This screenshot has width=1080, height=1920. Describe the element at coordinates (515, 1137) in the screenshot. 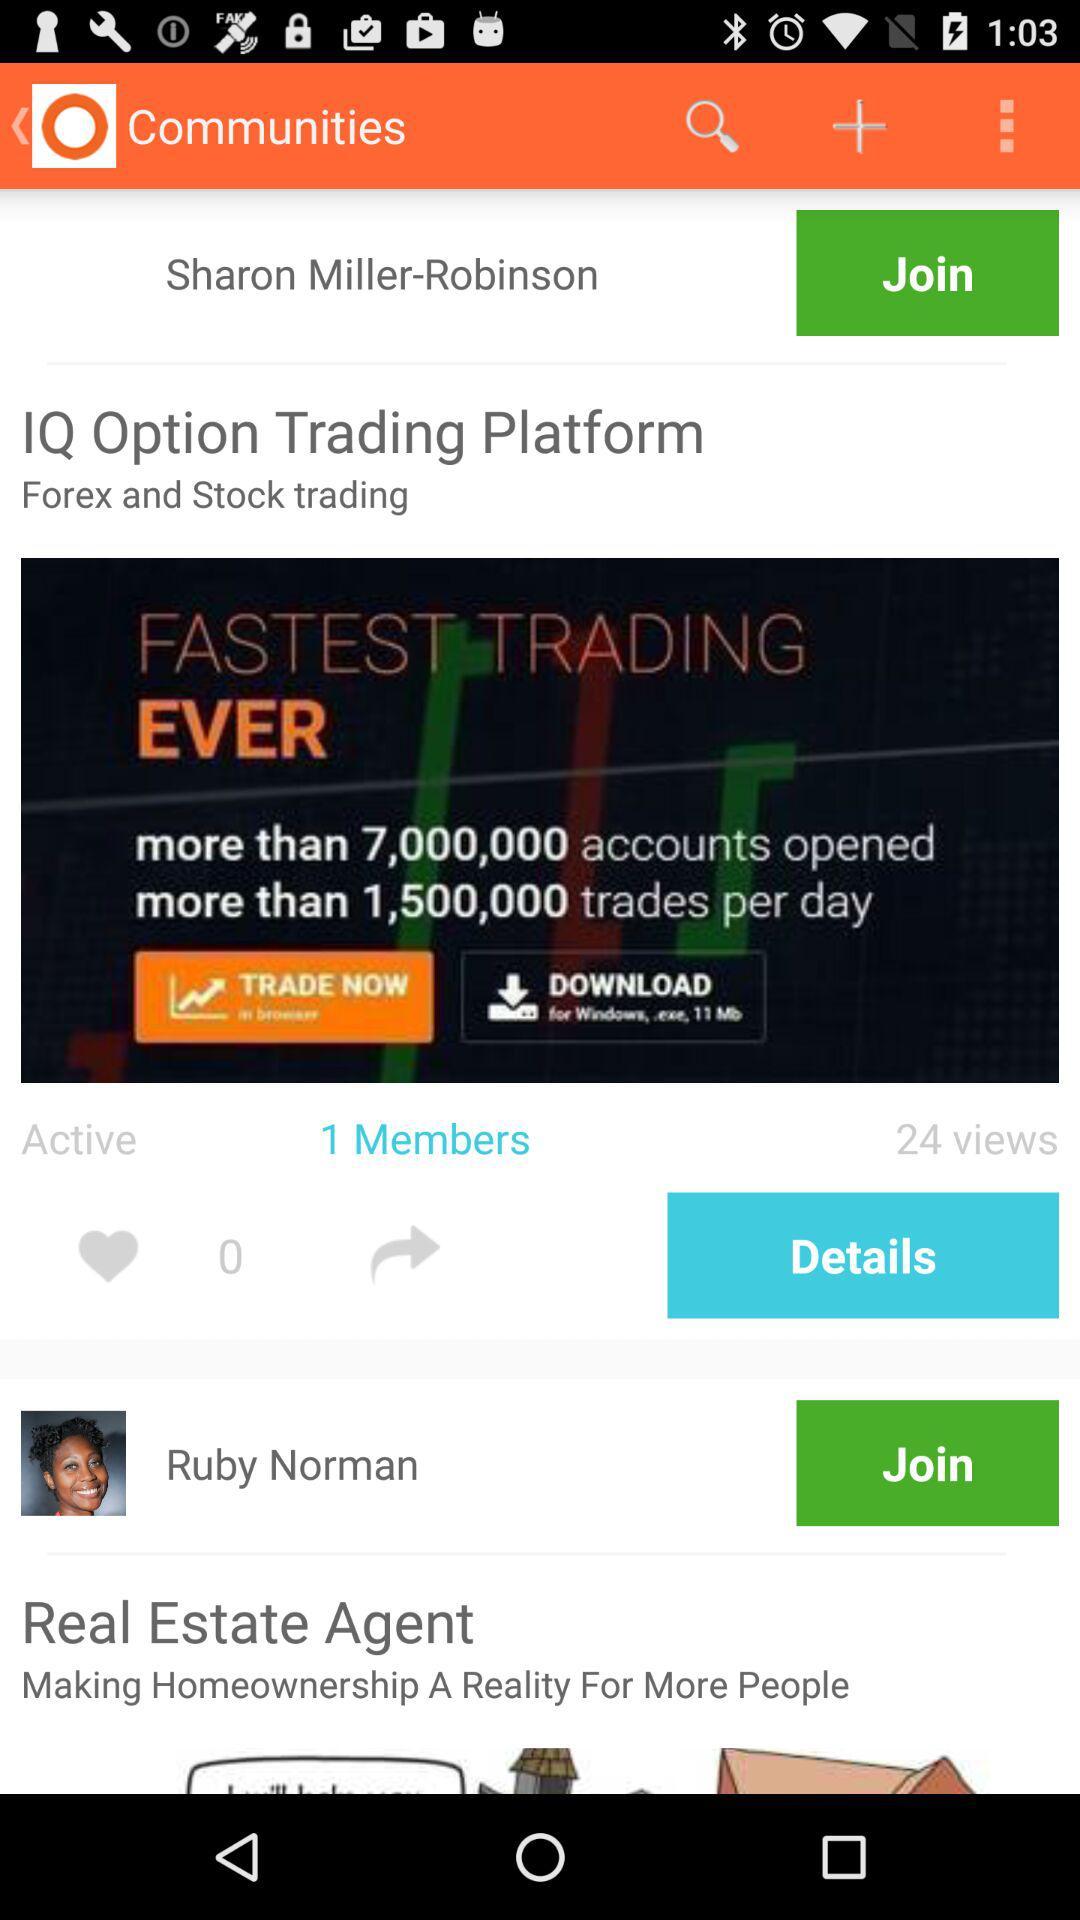

I see `1 members item` at that location.